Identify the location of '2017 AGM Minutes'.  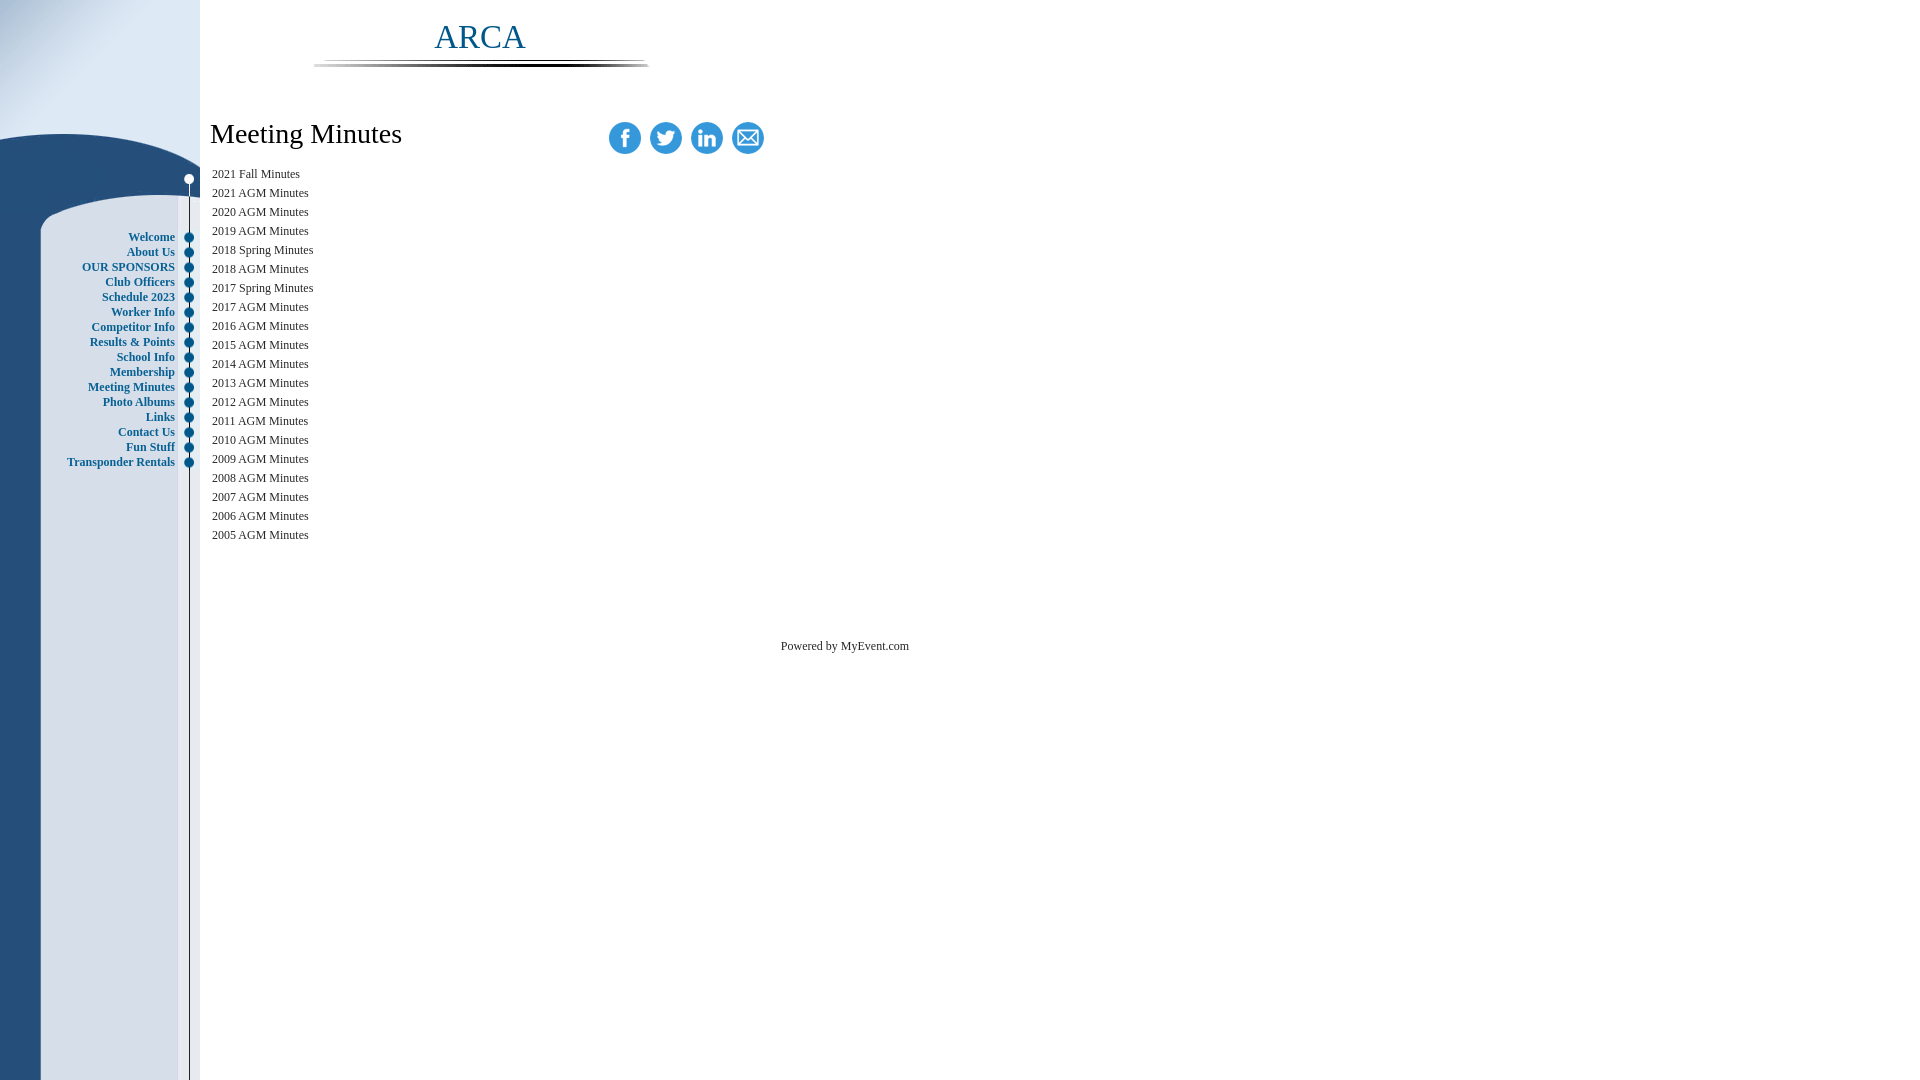
(259, 307).